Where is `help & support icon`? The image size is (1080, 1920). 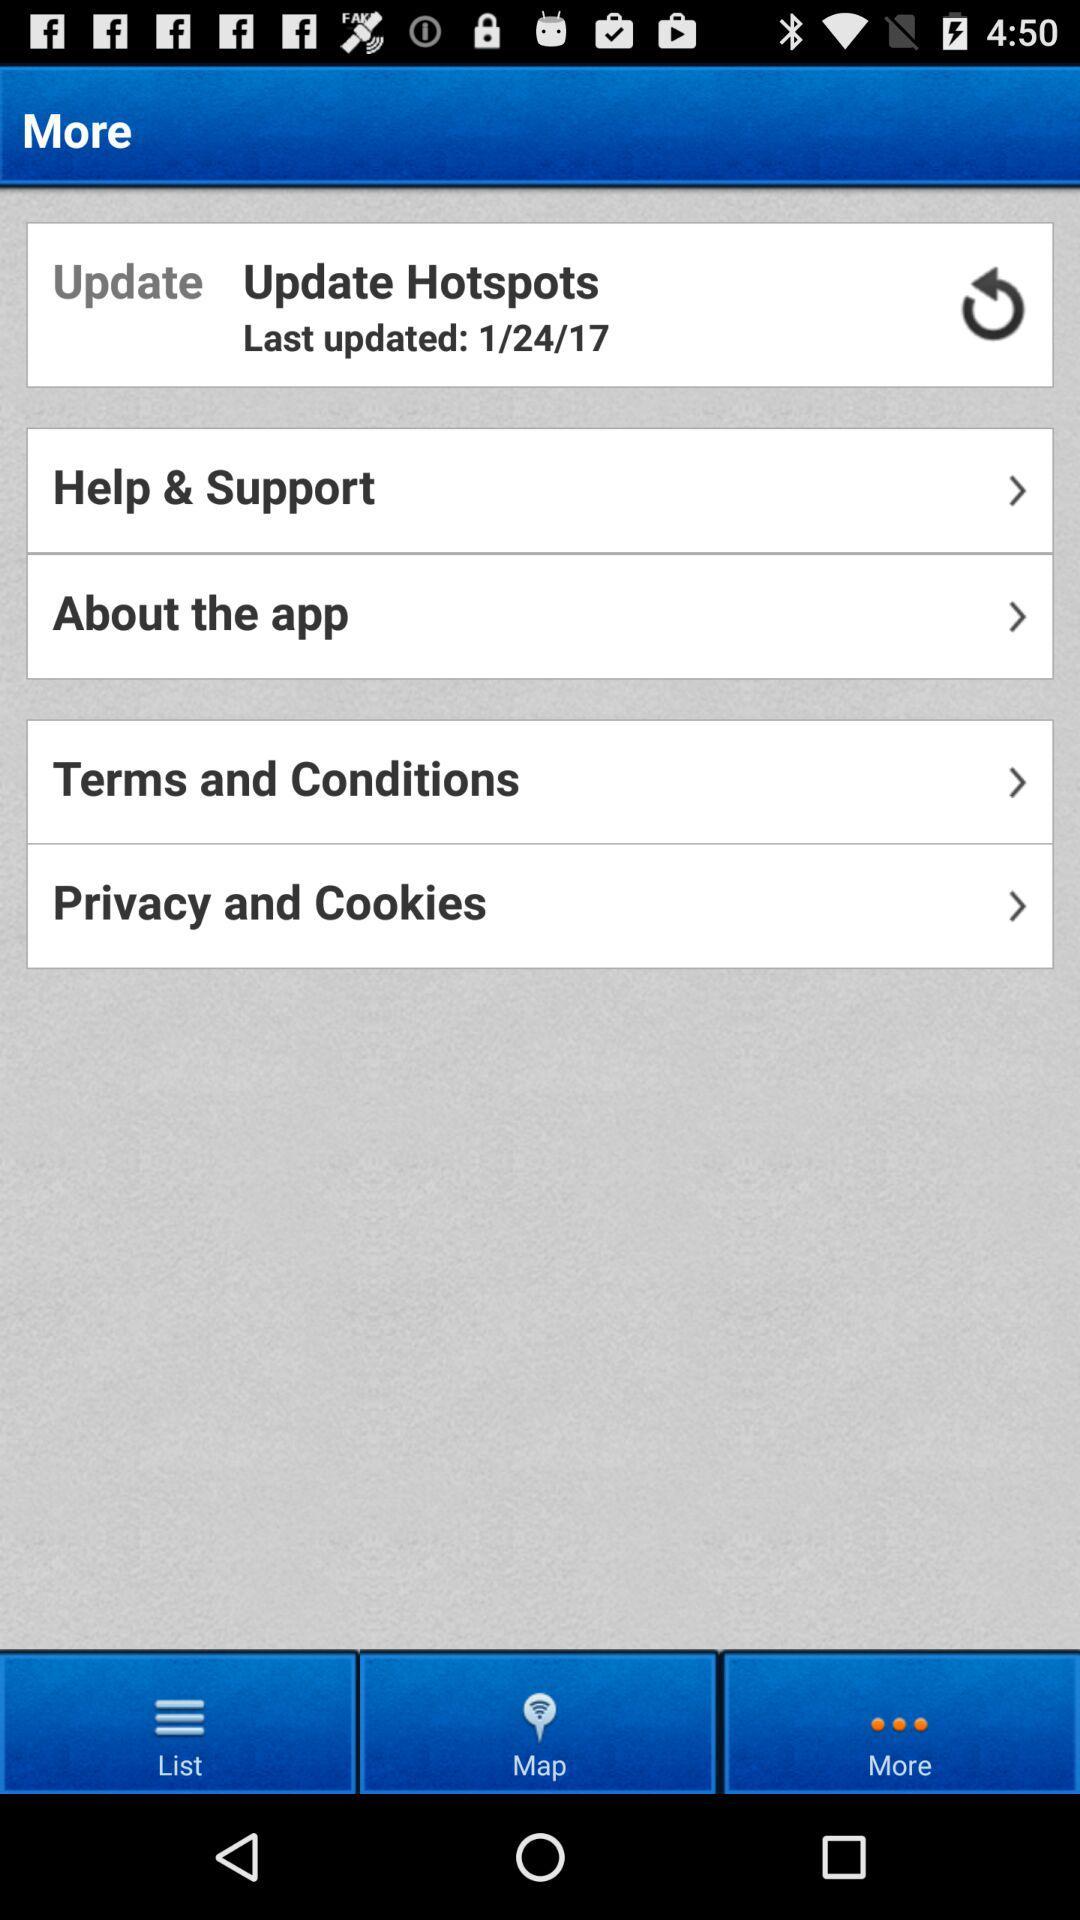 help & support icon is located at coordinates (540, 490).